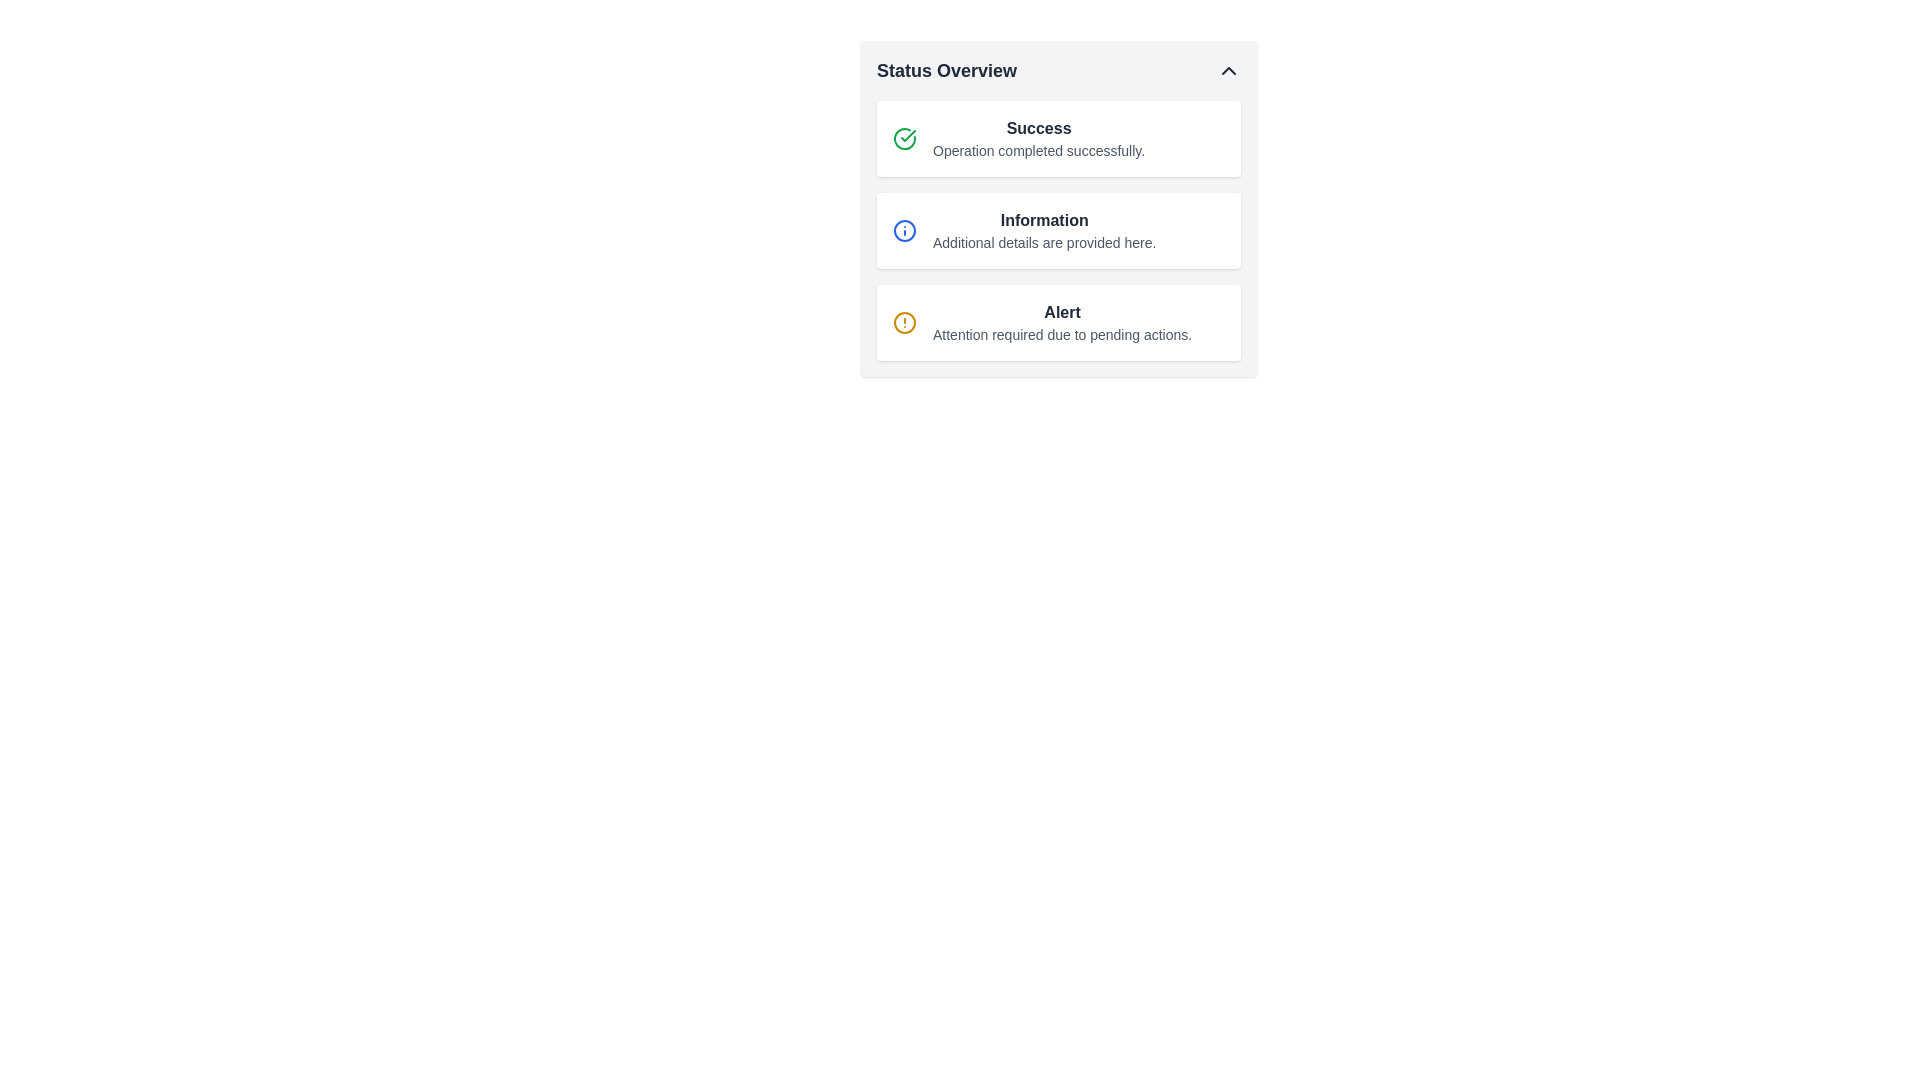 The width and height of the screenshot is (1920, 1080). What do you see at coordinates (945, 69) in the screenshot?
I see `text label that displays 'Status Overview', which is styled in a bold font and dark gray color, located at the top-left of the content card` at bounding box center [945, 69].